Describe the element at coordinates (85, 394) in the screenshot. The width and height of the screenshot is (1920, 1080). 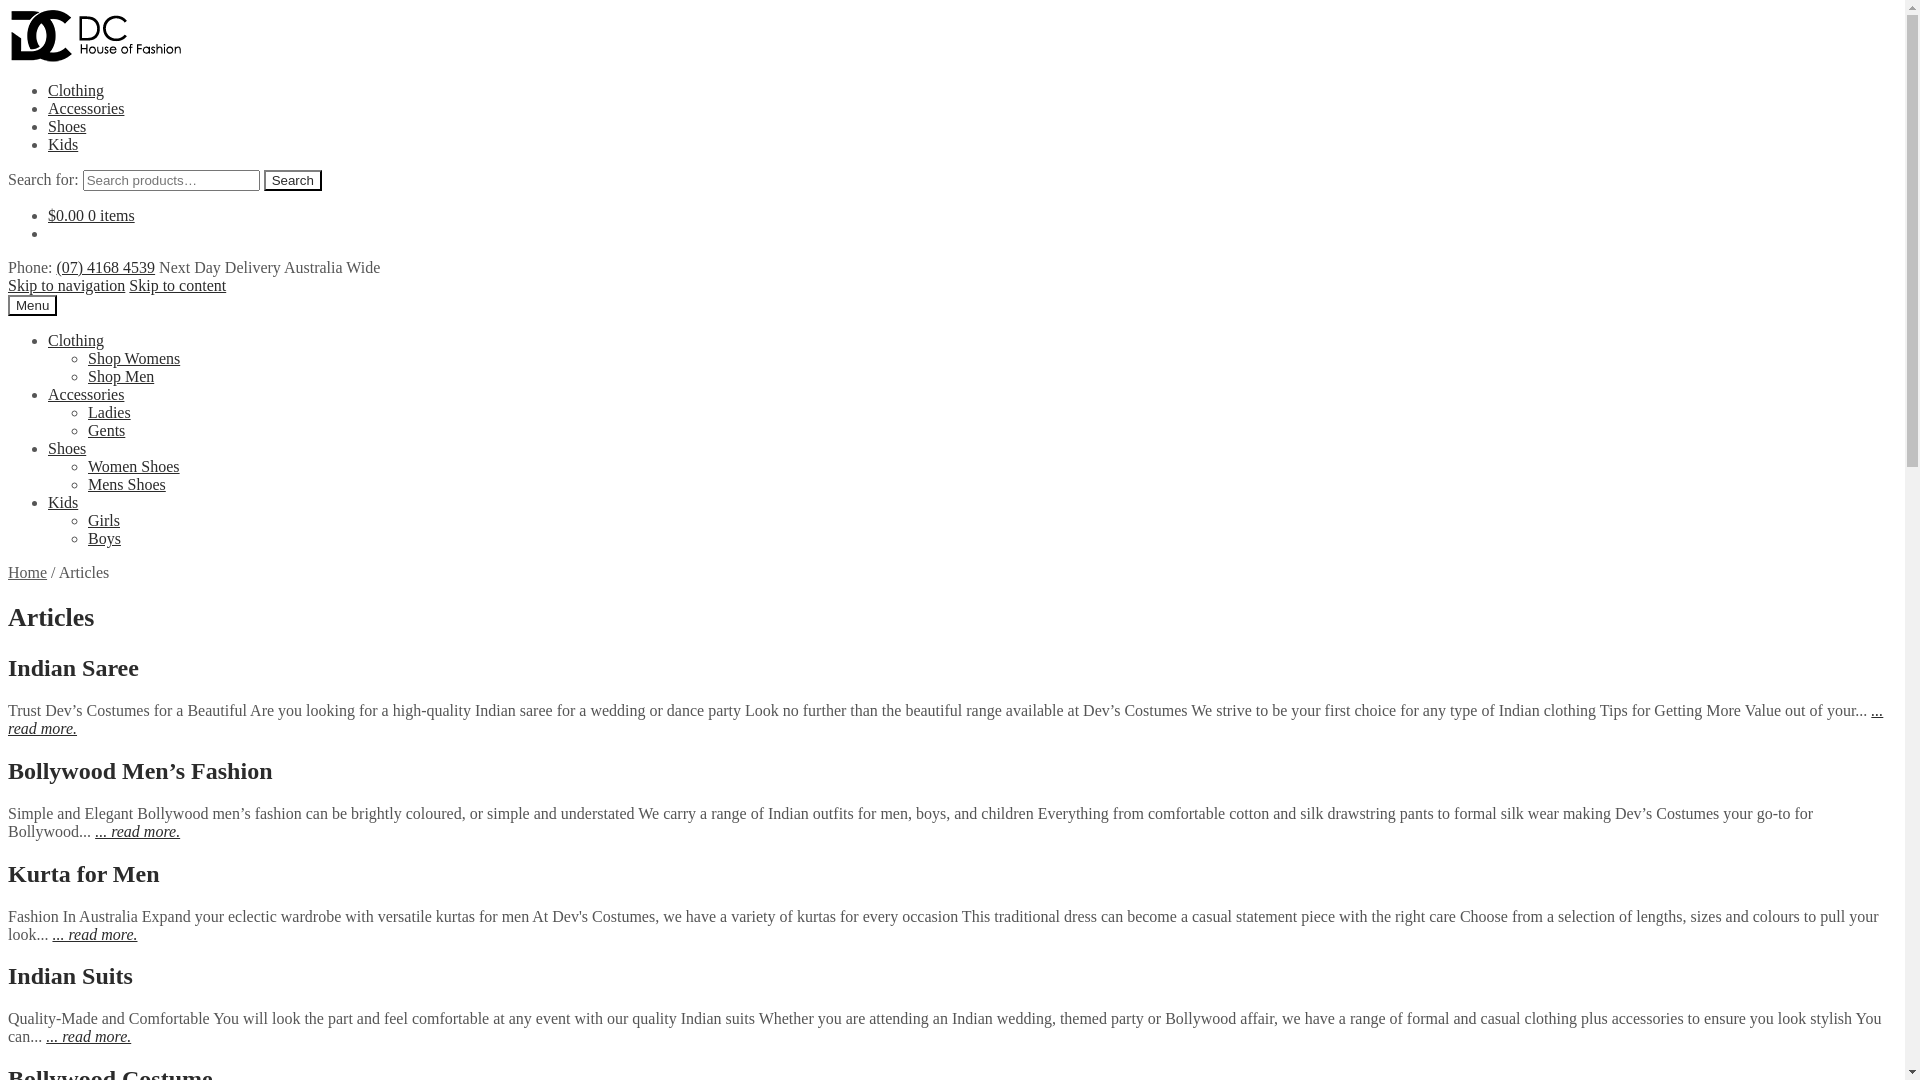
I see `'Accessories'` at that location.